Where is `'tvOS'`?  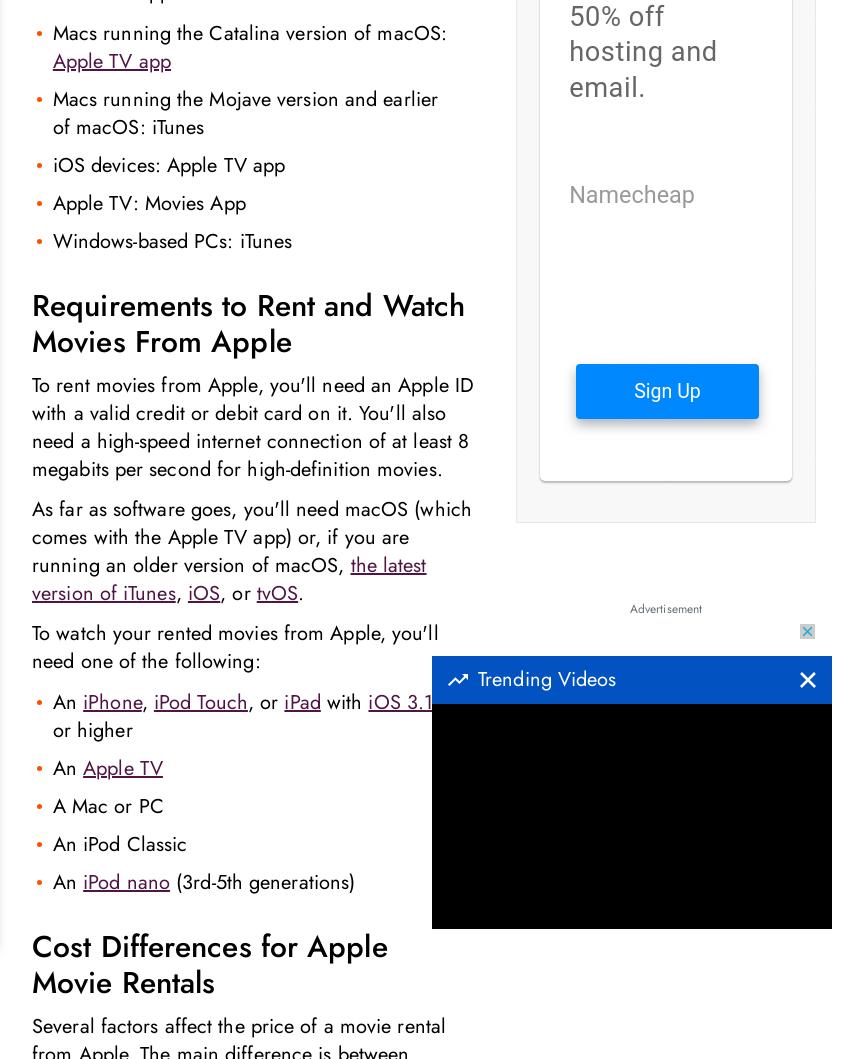 'tvOS' is located at coordinates (255, 592).